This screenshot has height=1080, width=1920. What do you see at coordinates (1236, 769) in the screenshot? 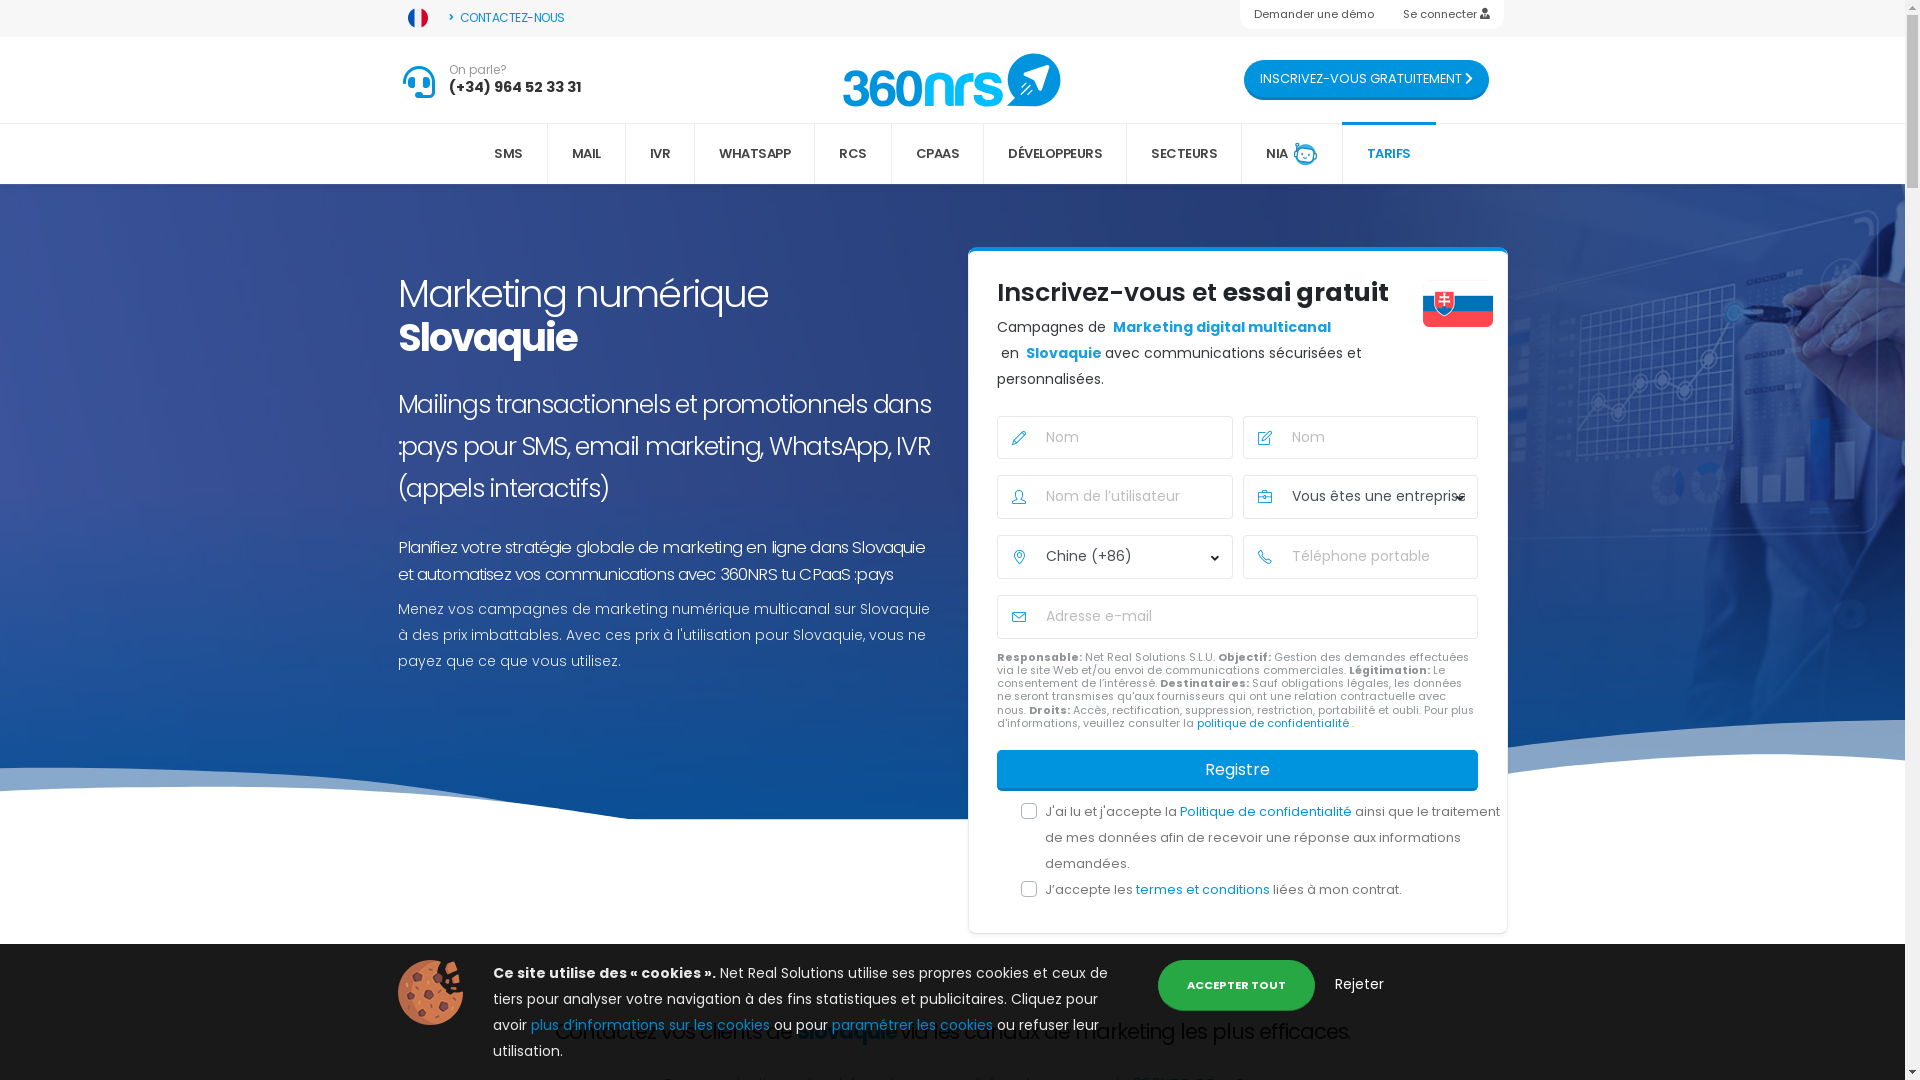
I see `'Registre'` at bounding box center [1236, 769].